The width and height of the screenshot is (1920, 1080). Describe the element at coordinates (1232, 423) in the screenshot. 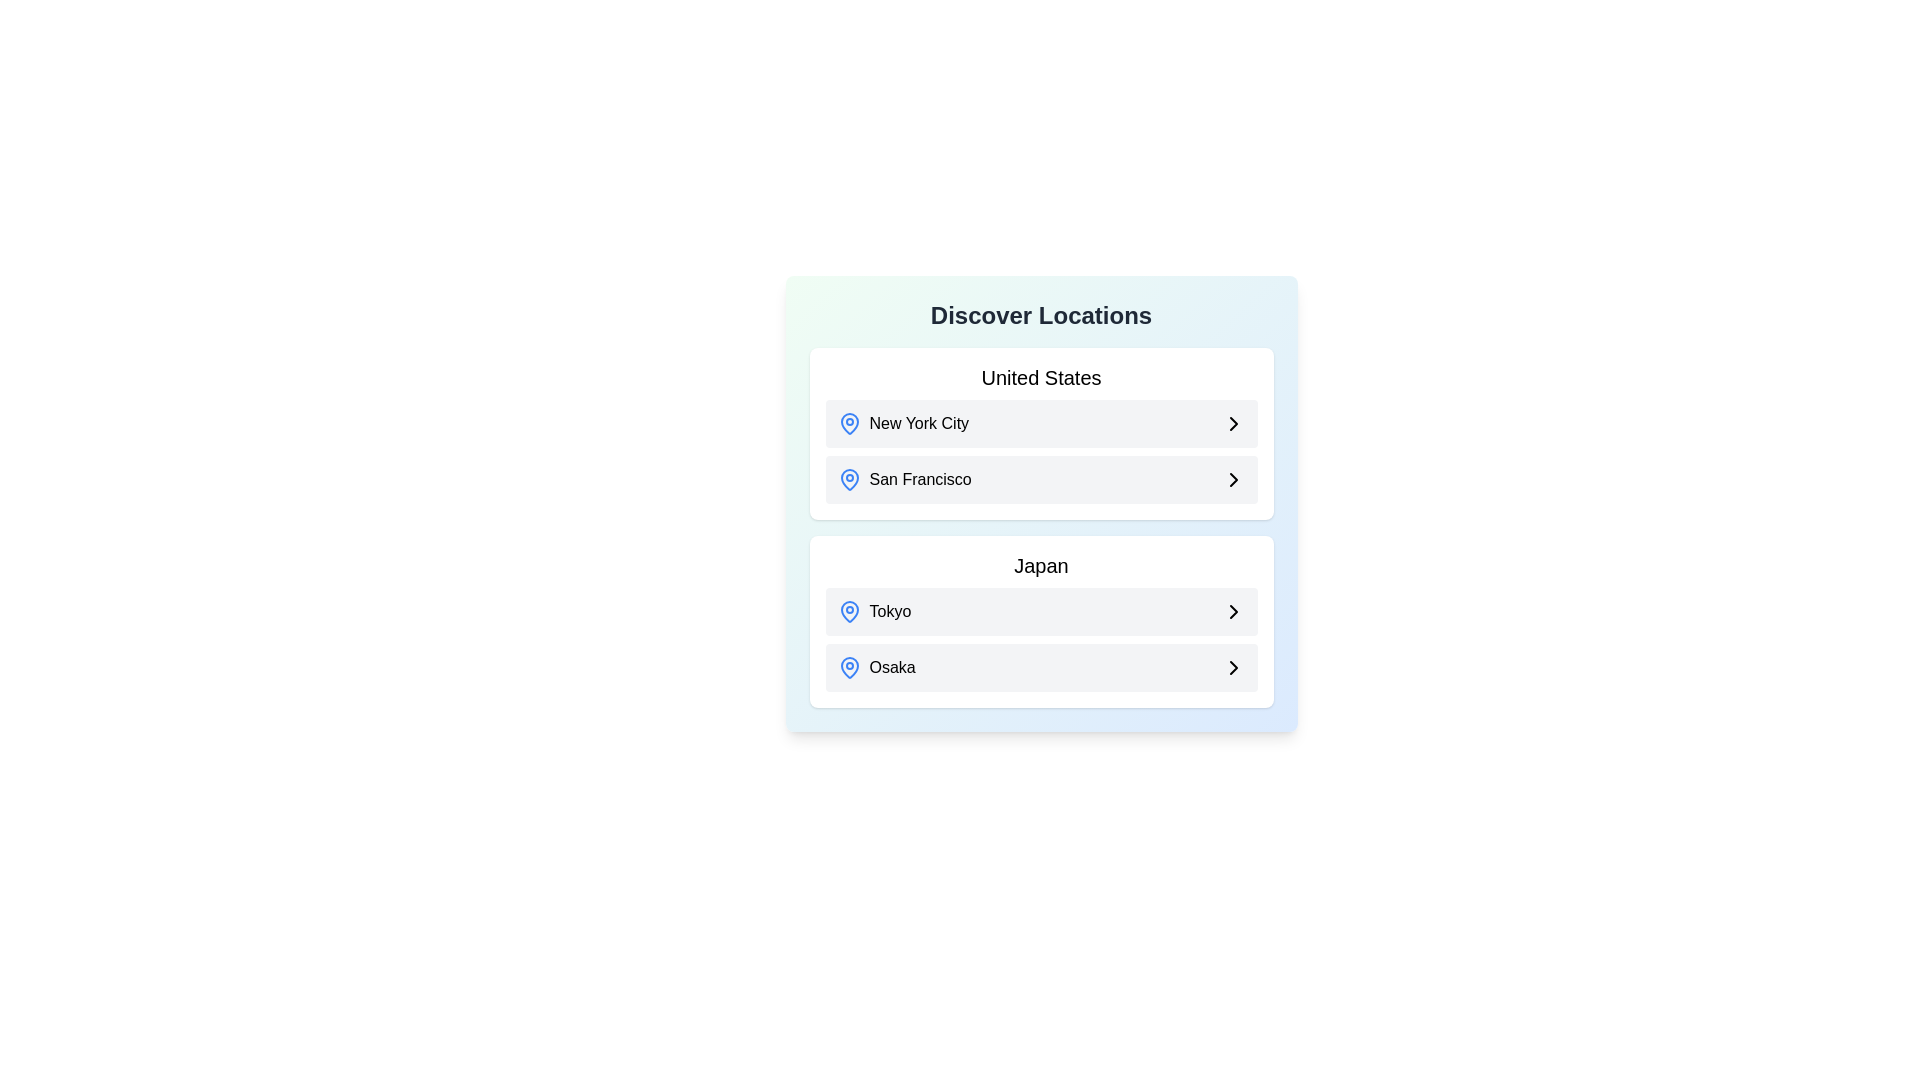

I see `the rightward-pointing chevron arrow icon located near the right edge of the 'New York City' list item within the 'United States' section` at that location.